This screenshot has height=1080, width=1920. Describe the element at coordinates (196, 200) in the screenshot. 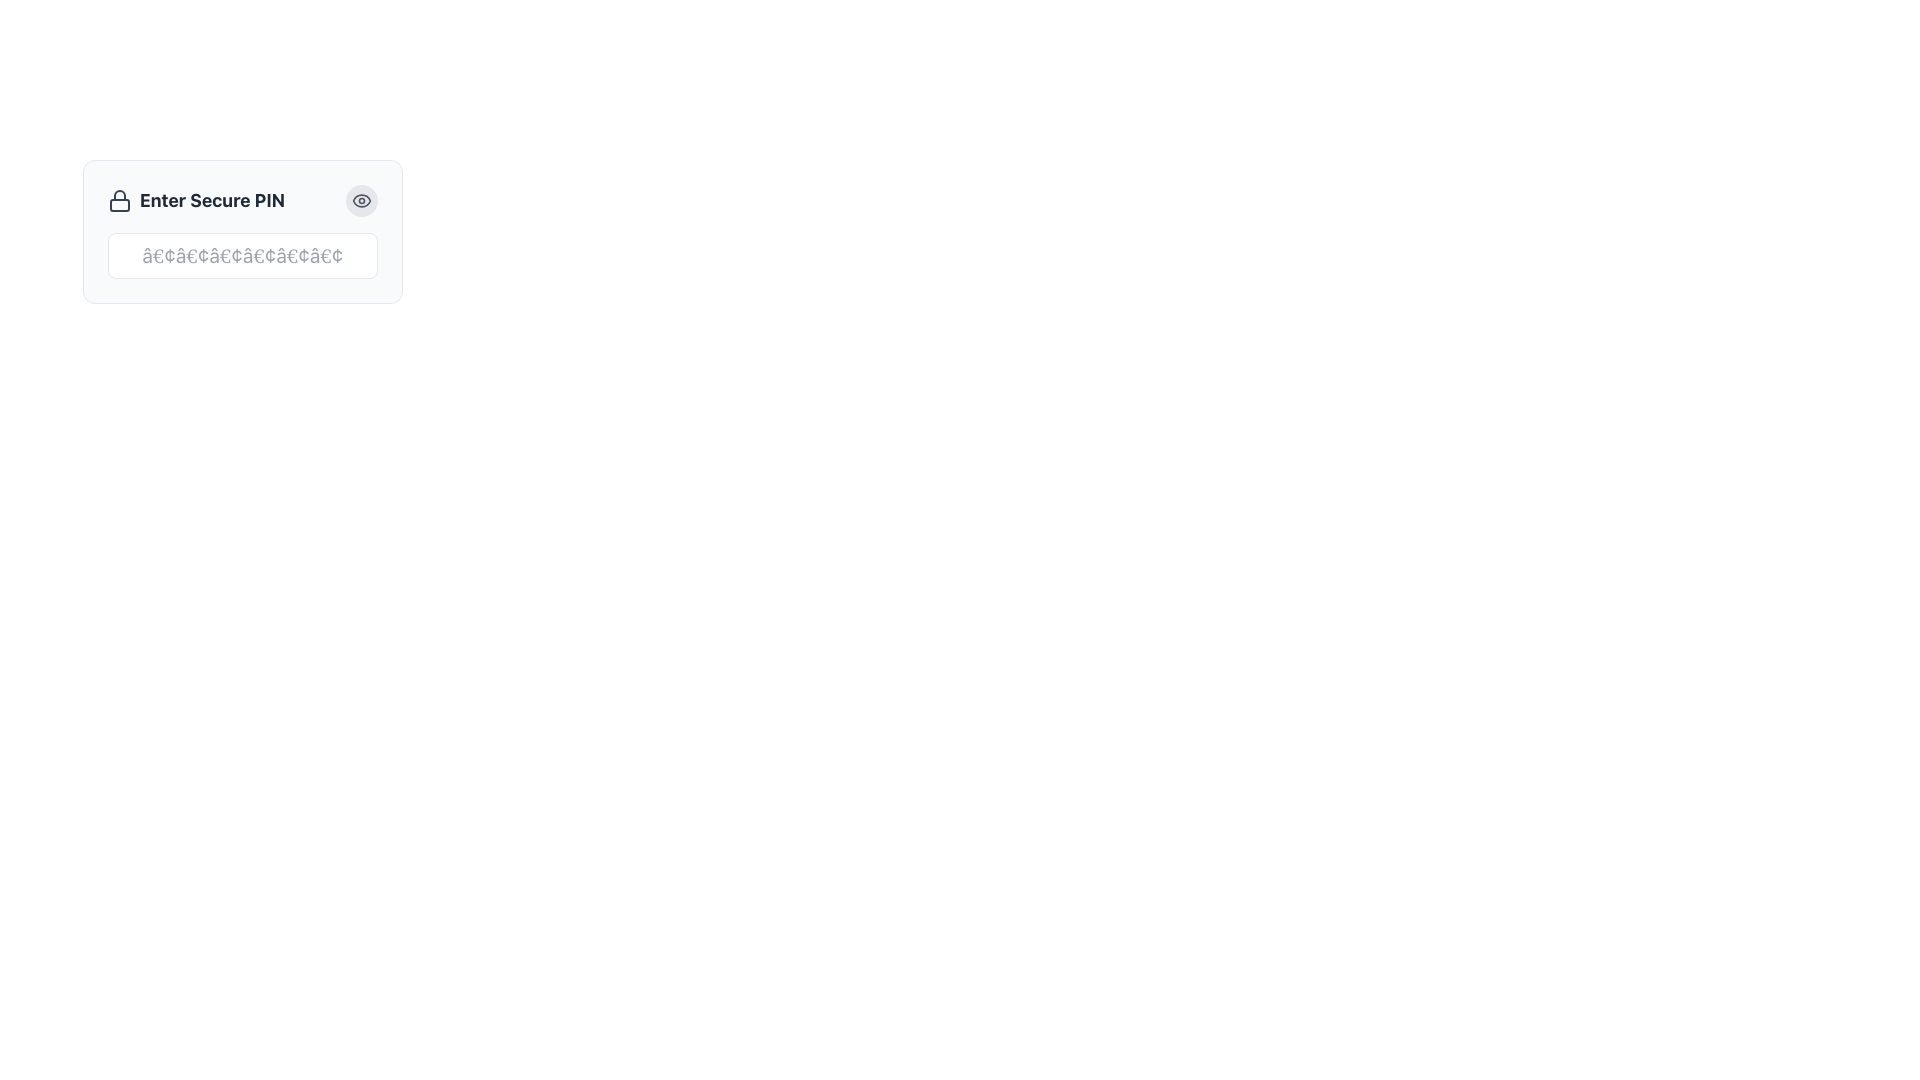

I see `the 'Enter Secure PIN' label with the lock icon, indicating a secure input prompt` at that location.